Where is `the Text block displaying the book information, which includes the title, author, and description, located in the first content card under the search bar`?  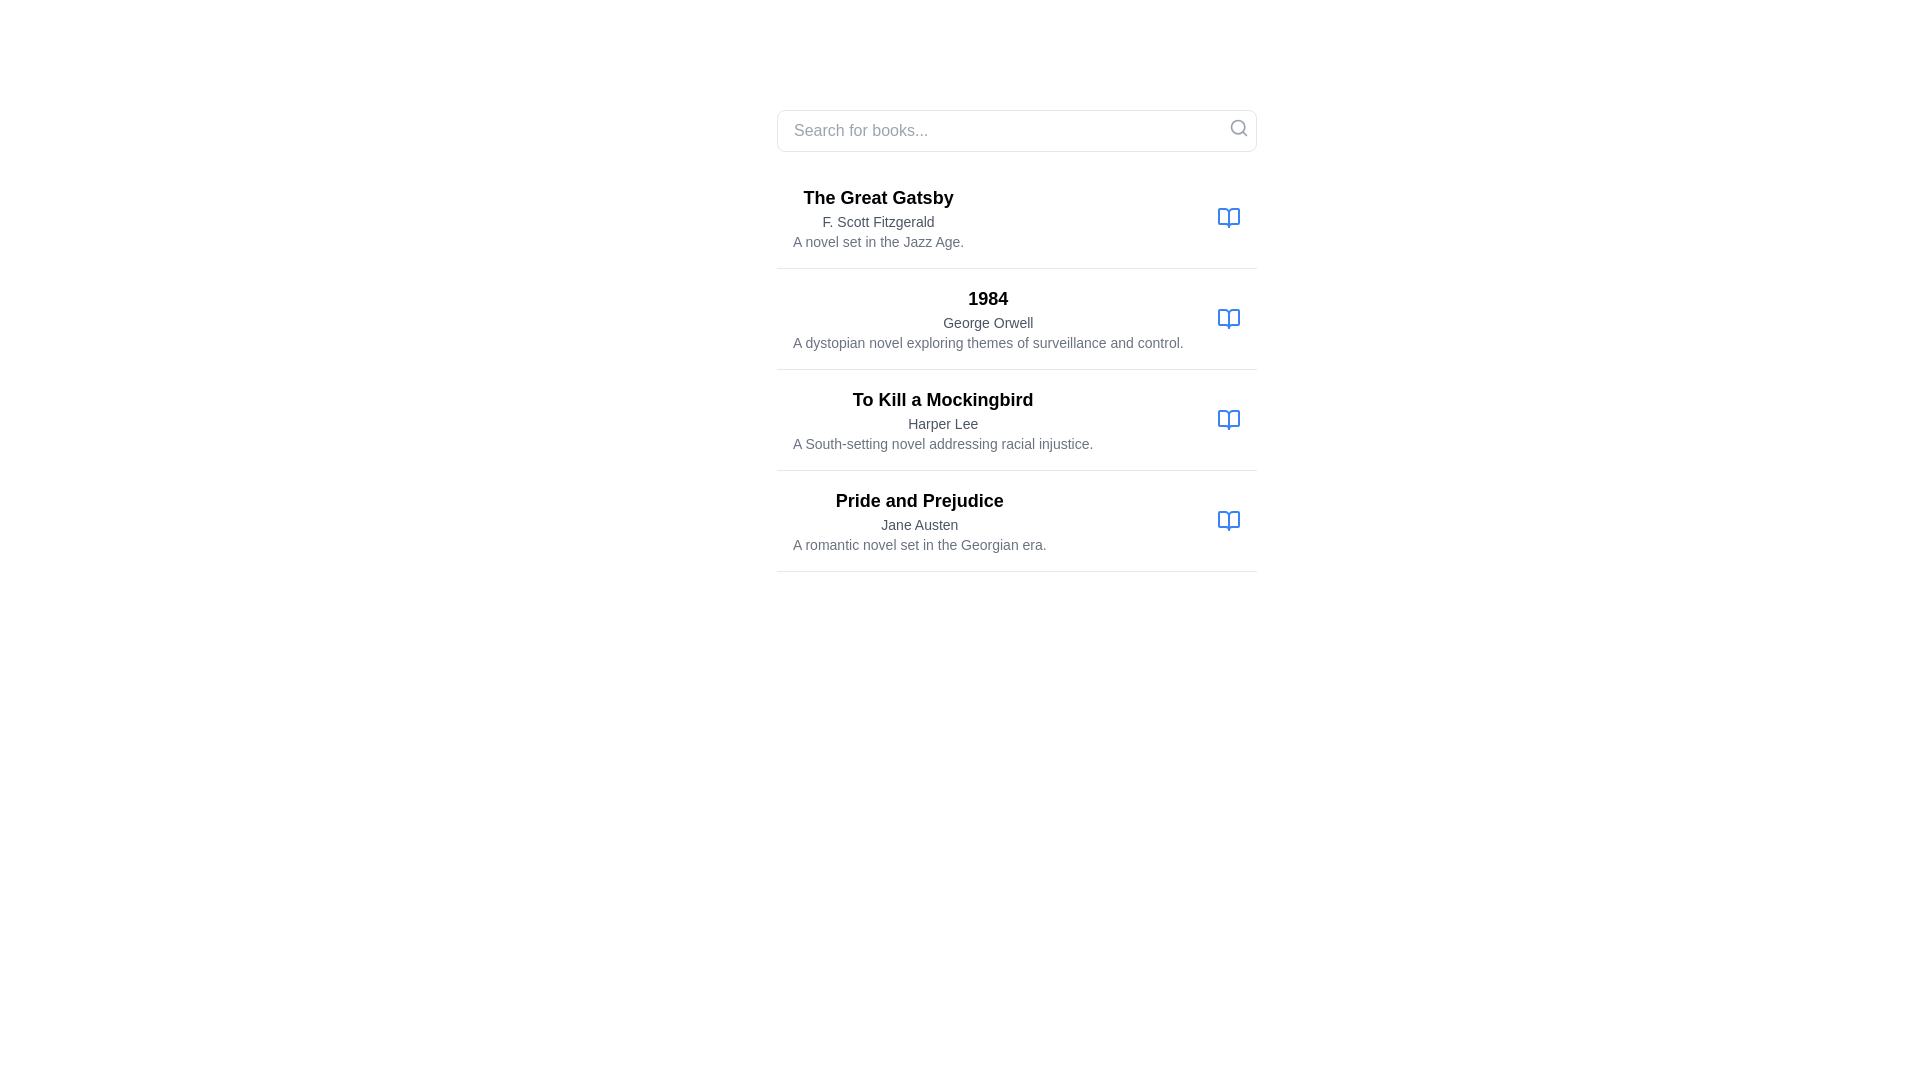
the Text block displaying the book information, which includes the title, author, and description, located in the first content card under the search bar is located at coordinates (878, 218).